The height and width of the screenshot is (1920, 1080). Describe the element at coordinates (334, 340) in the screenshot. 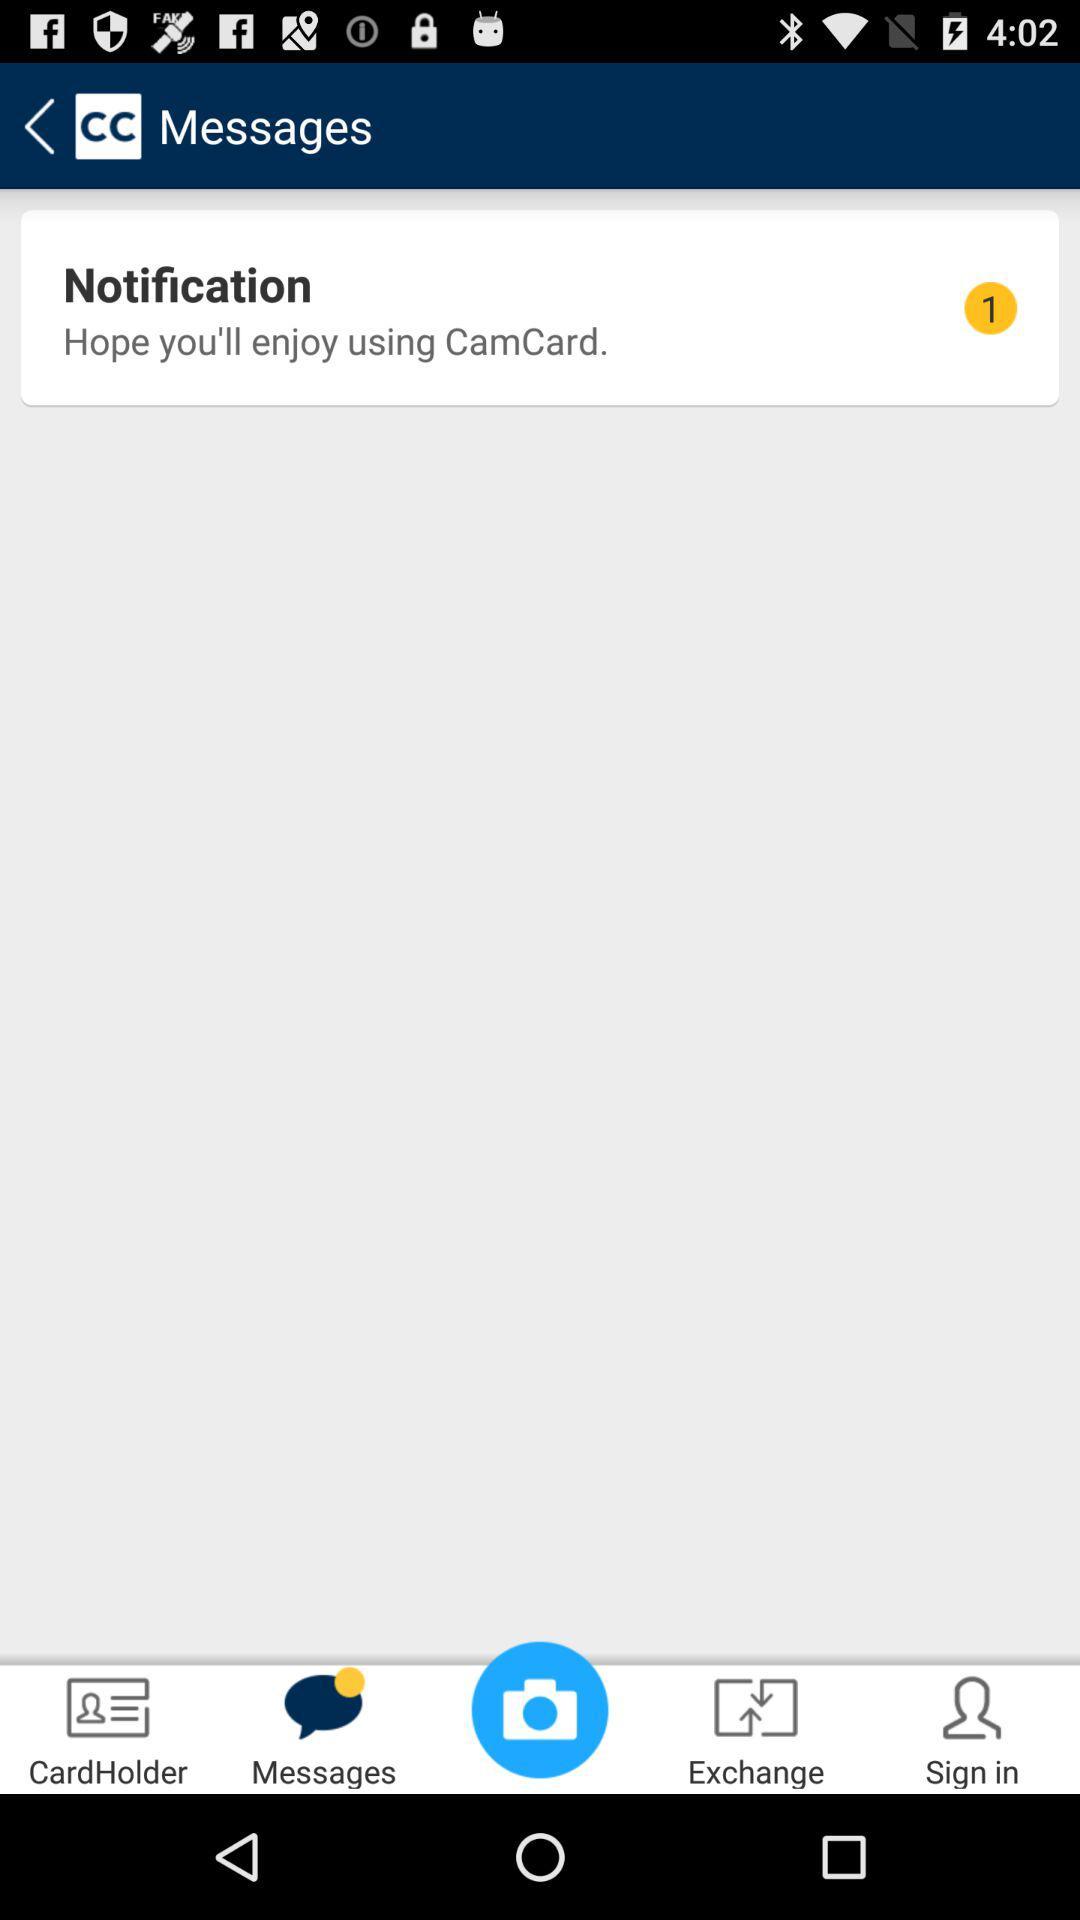

I see `the hope you ll` at that location.